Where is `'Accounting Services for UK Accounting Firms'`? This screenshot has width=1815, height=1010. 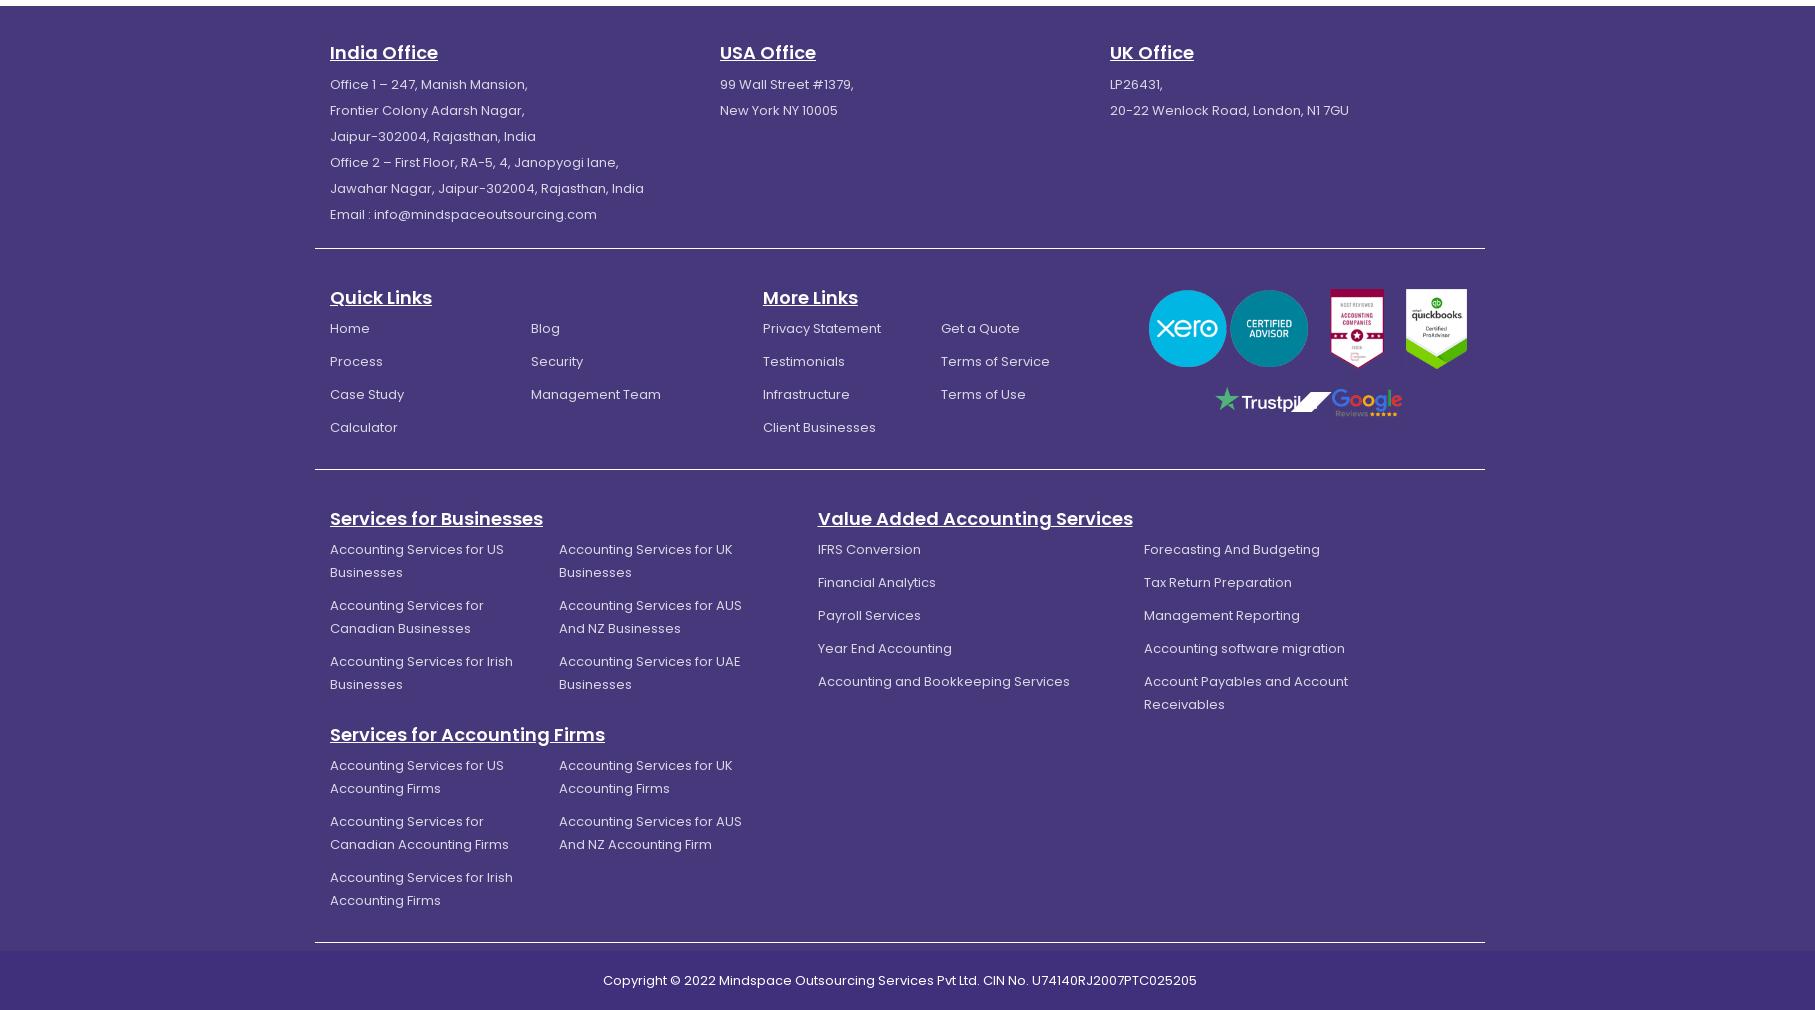
'Accounting Services for UK Accounting Firms' is located at coordinates (556, 775).